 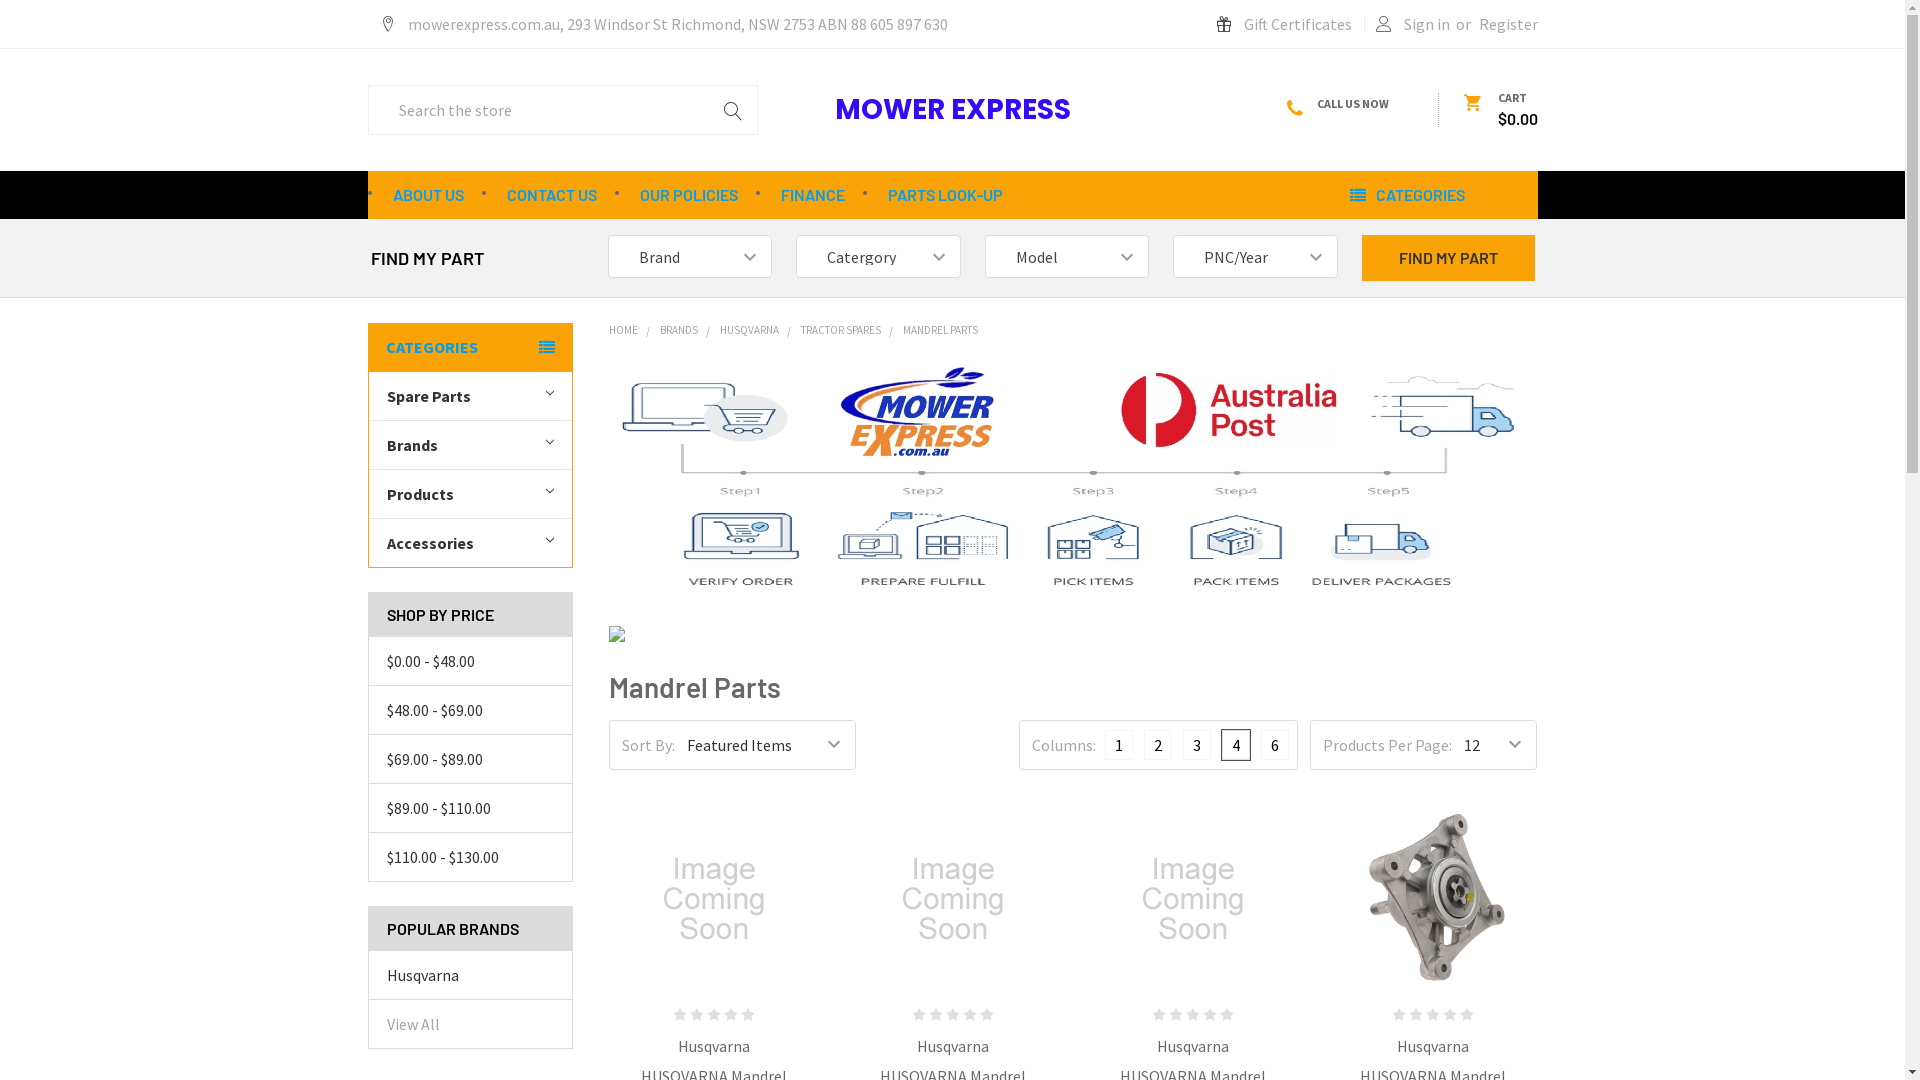 I want to click on 'PARTS LOOK-UP', so click(x=944, y=195).